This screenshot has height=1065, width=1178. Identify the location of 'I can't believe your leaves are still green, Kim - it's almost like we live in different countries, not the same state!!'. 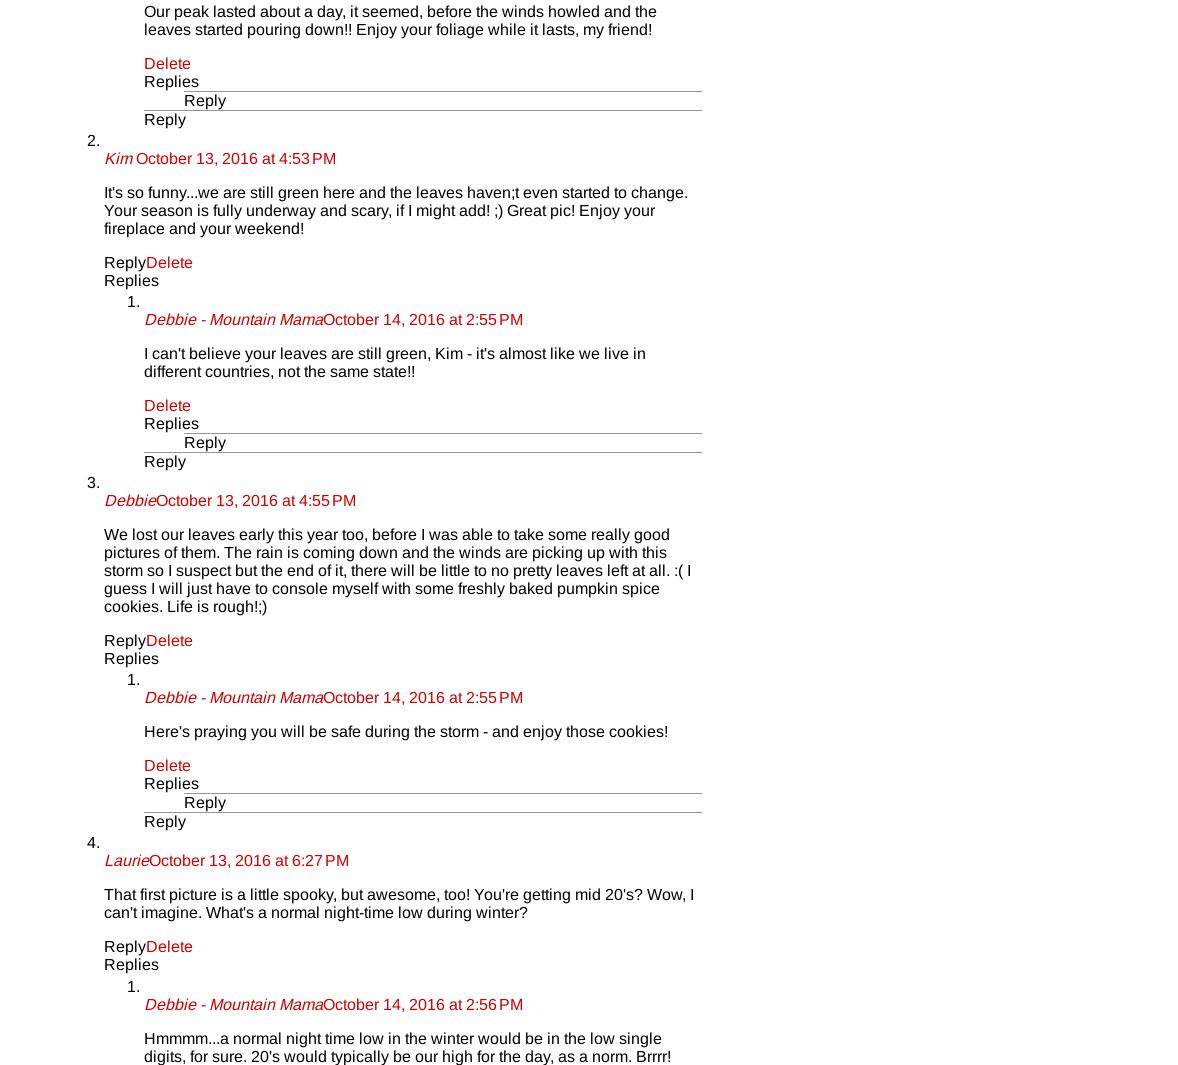
(394, 360).